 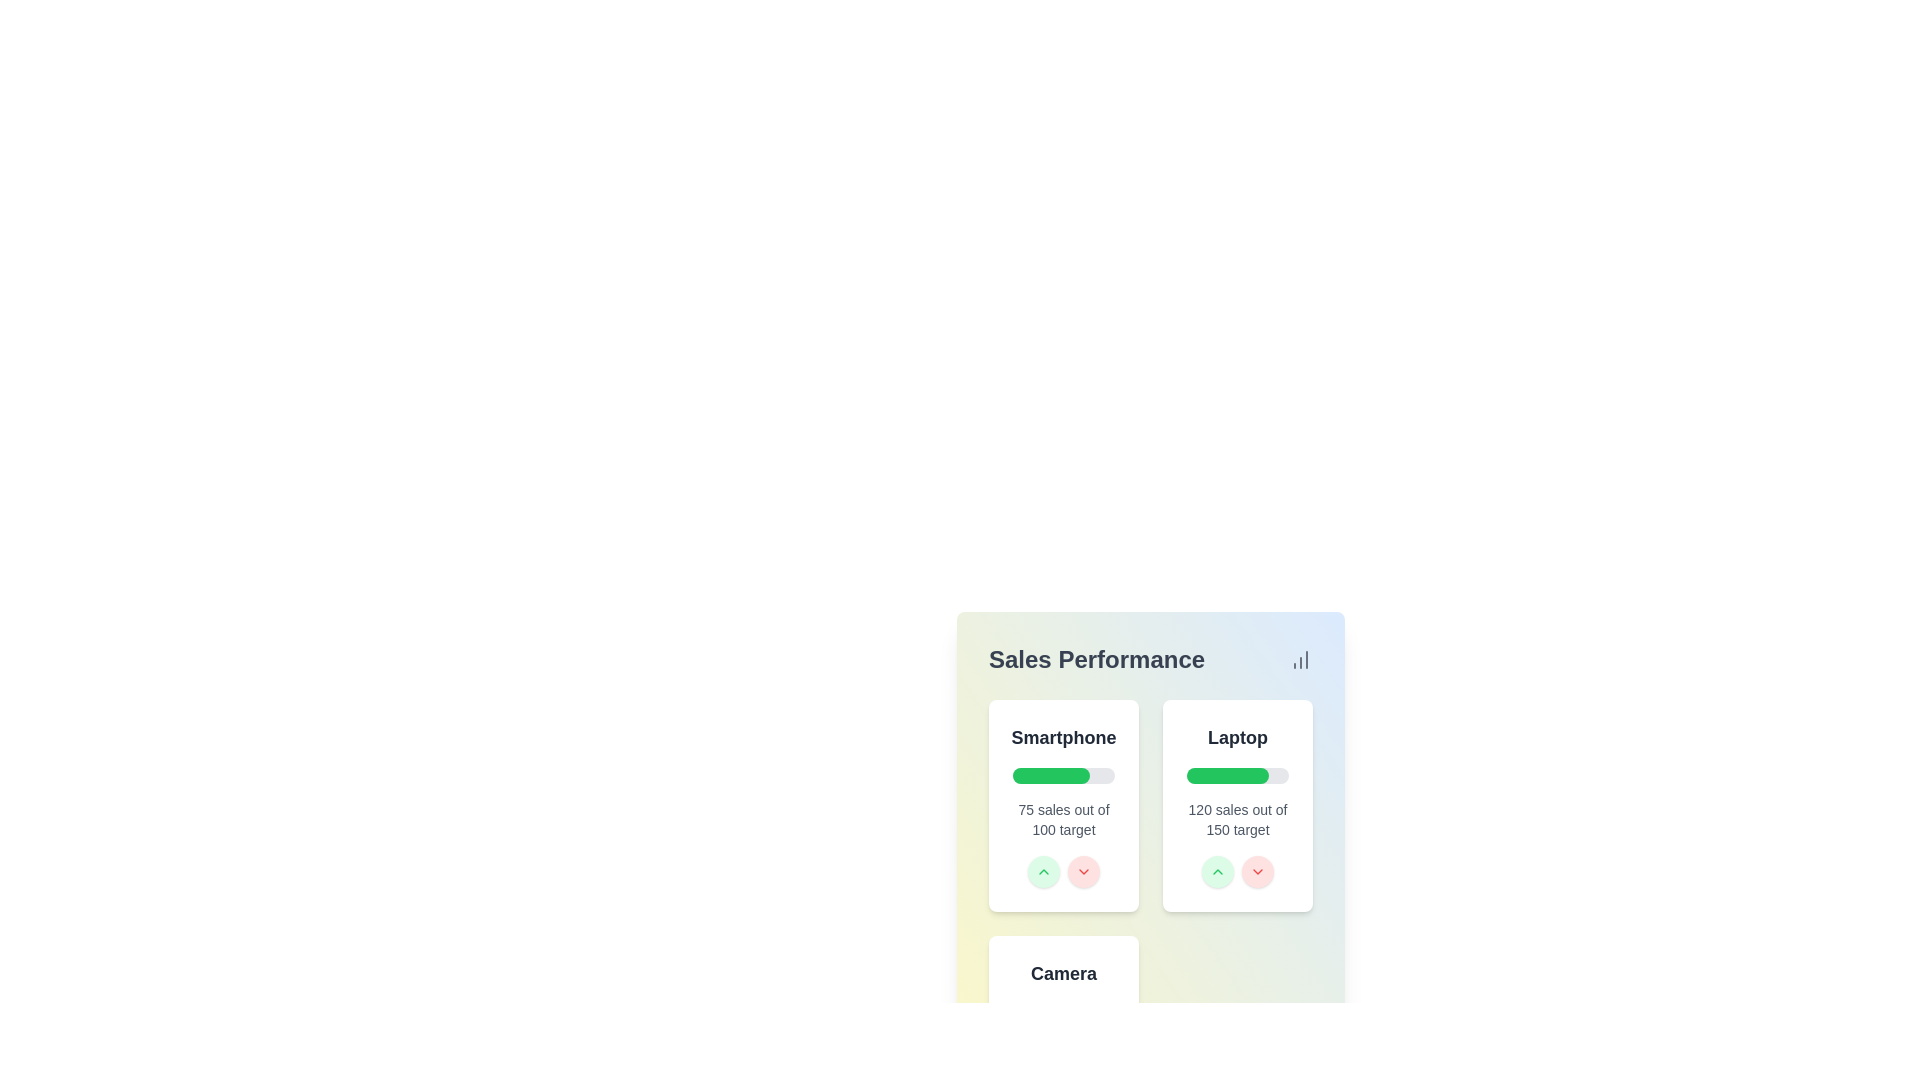 I want to click on the 'Camera' sales title text within the card under the 'Sales Performance' section, so click(x=1063, y=973).